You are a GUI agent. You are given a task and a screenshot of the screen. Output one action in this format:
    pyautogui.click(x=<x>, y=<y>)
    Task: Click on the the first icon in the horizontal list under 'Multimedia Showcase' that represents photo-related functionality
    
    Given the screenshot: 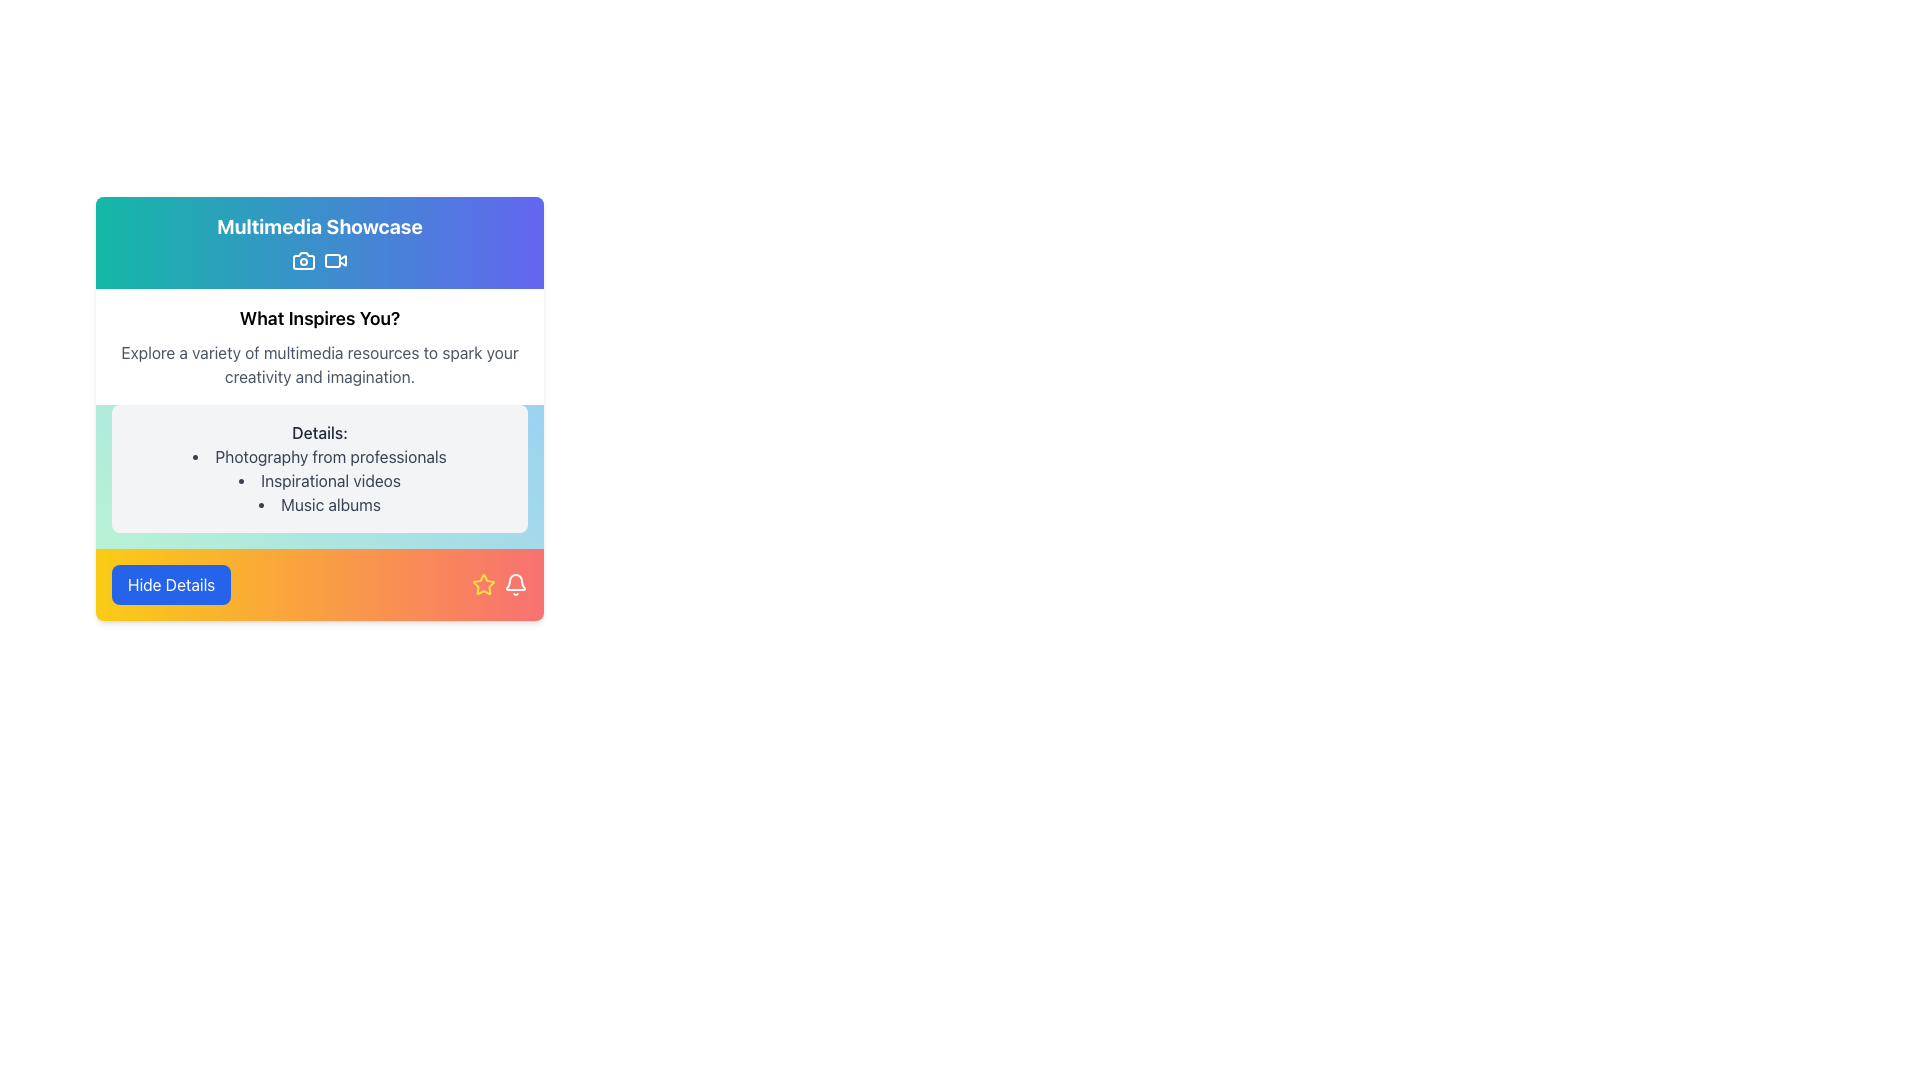 What is the action you would take?
    pyautogui.click(x=302, y=260)
    